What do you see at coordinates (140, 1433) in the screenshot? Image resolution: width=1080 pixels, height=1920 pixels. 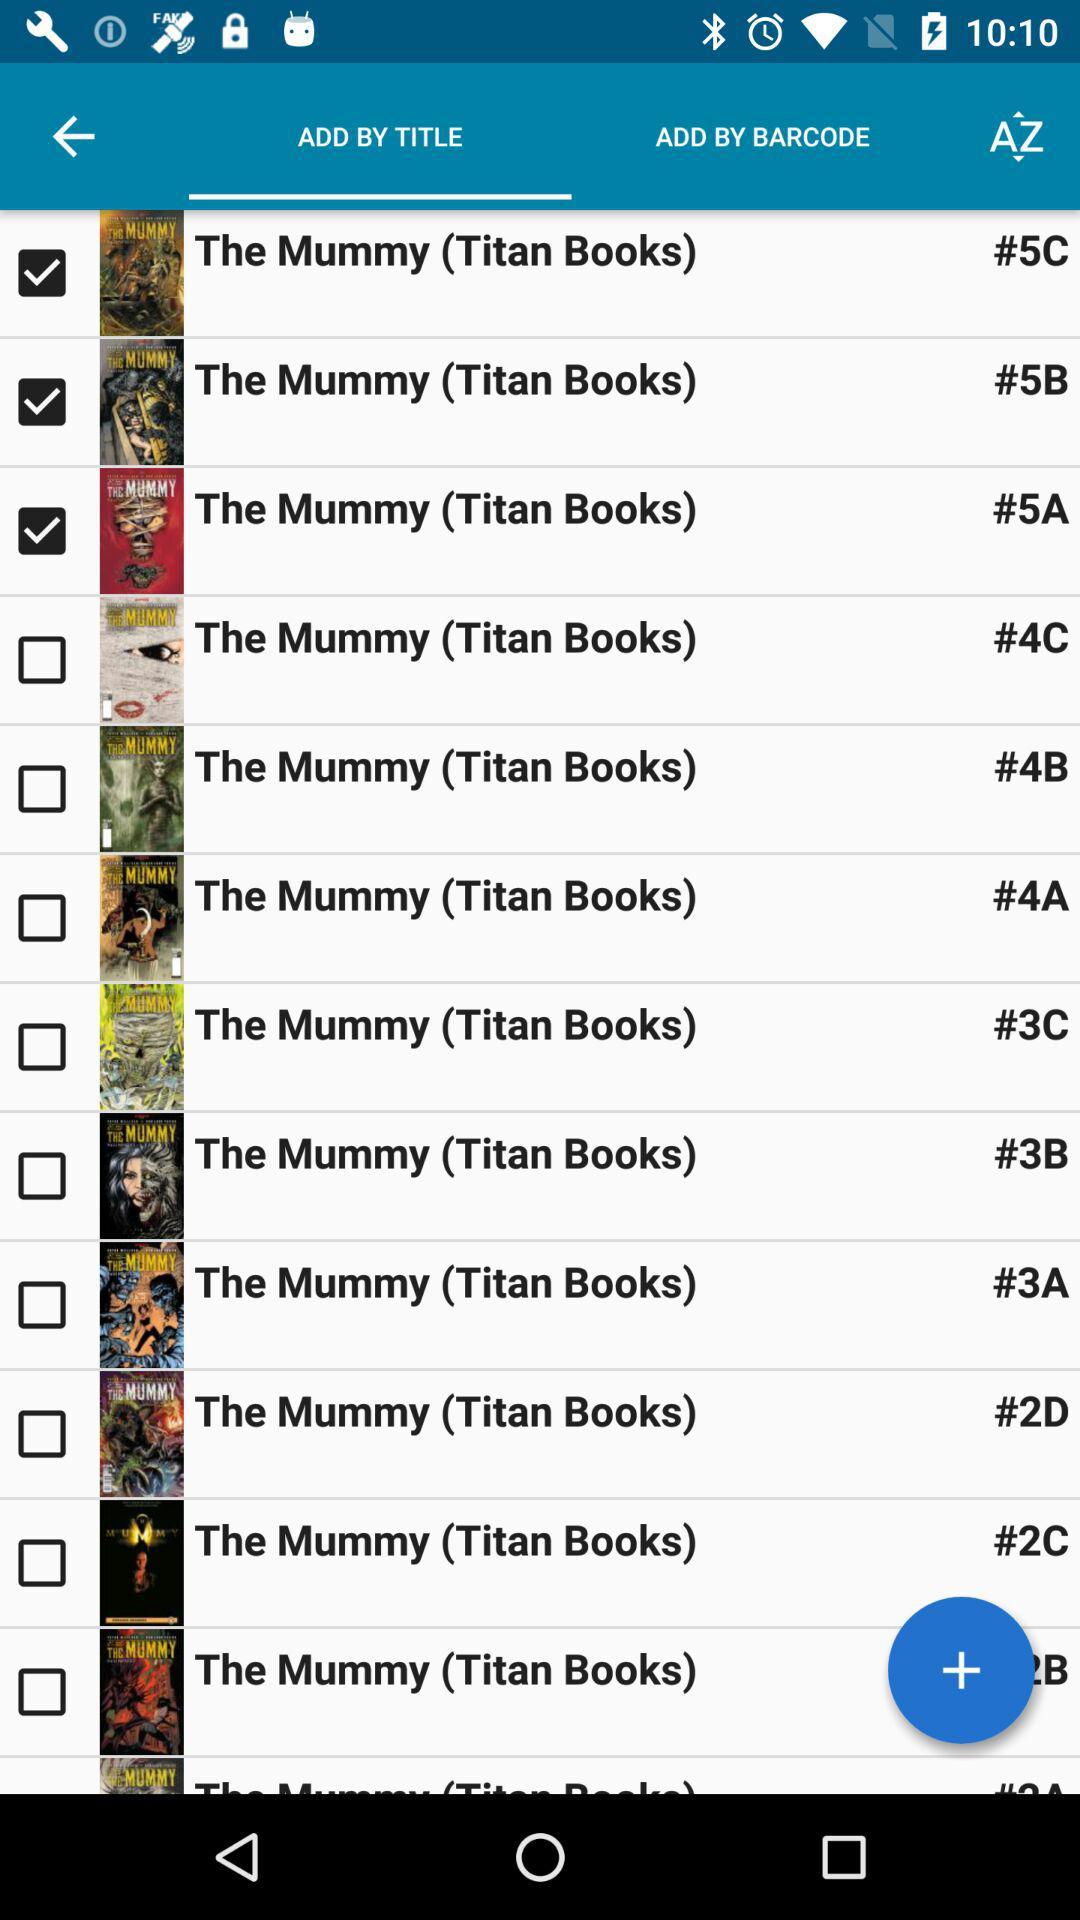 I see `image button` at bounding box center [140, 1433].